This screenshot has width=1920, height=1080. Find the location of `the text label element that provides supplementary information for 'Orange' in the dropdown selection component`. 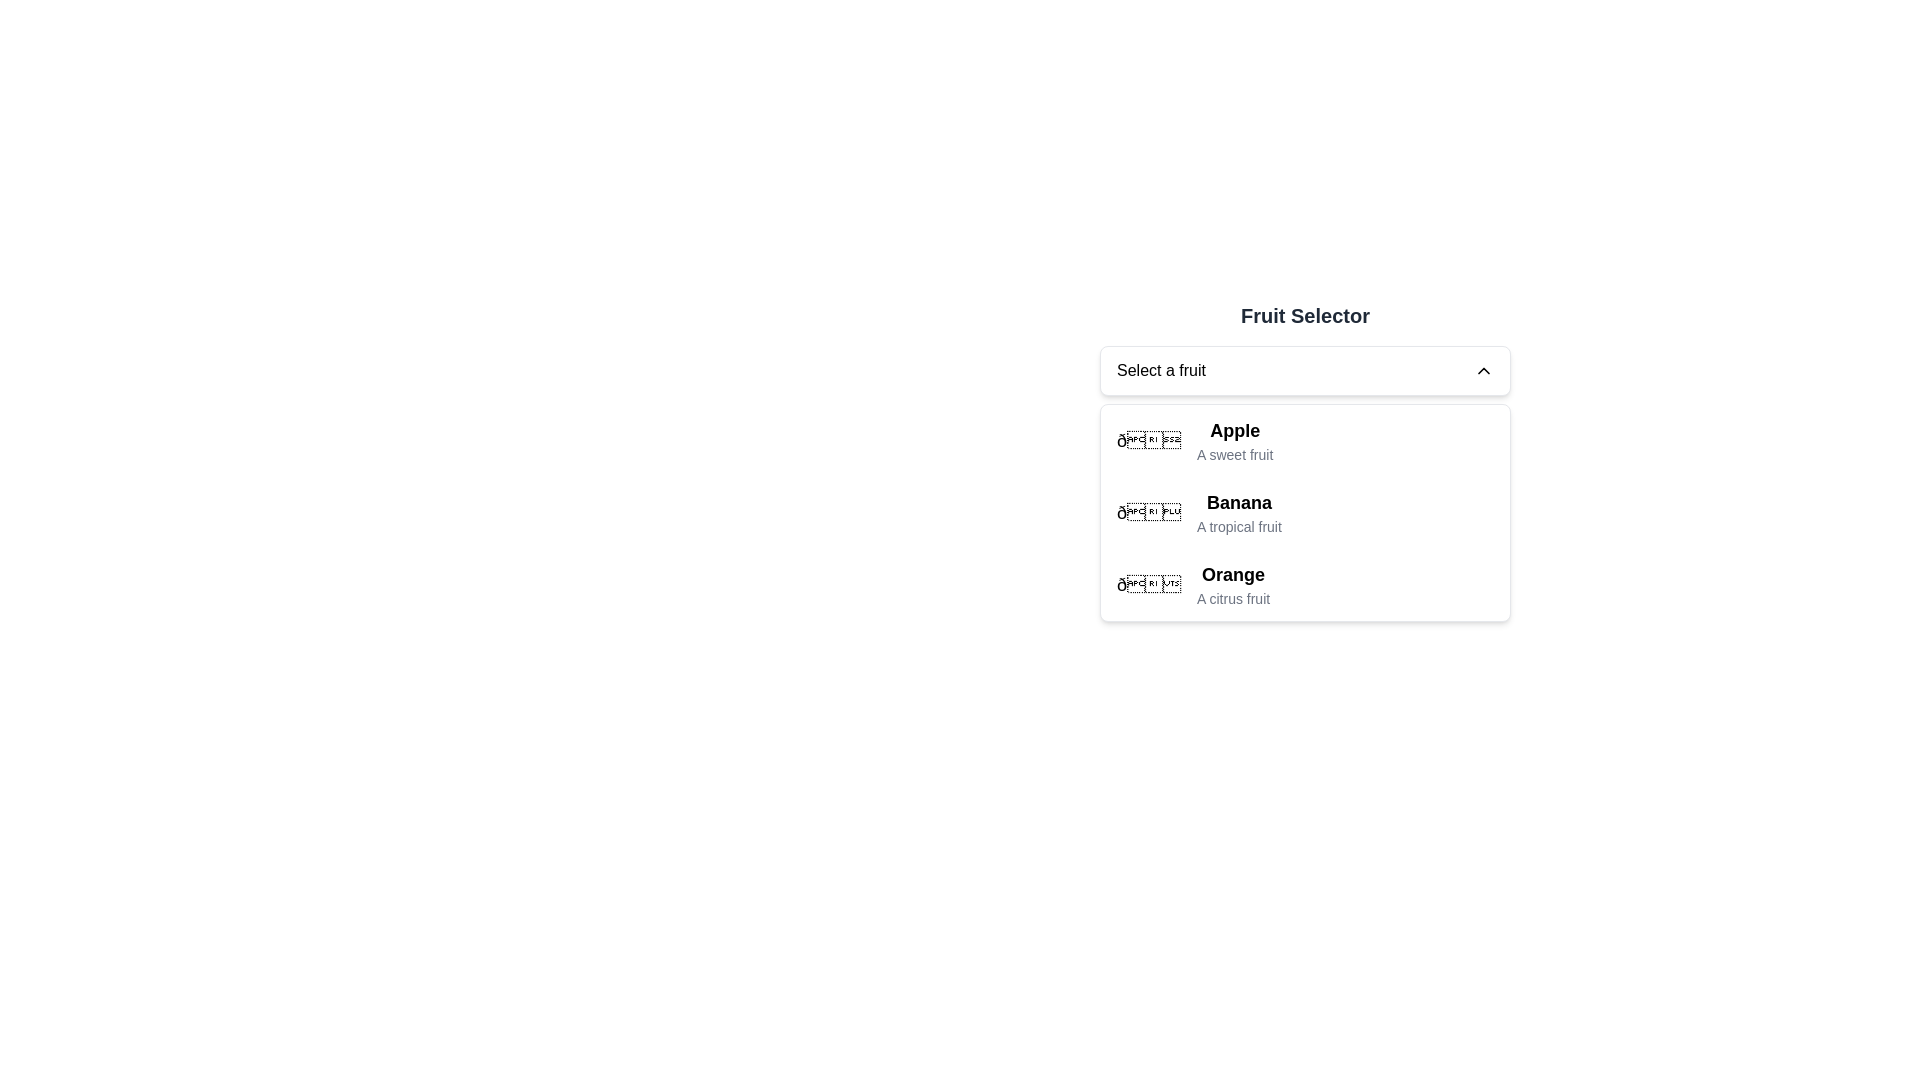

the text label element that provides supplementary information for 'Orange' in the dropdown selection component is located at coordinates (1232, 597).